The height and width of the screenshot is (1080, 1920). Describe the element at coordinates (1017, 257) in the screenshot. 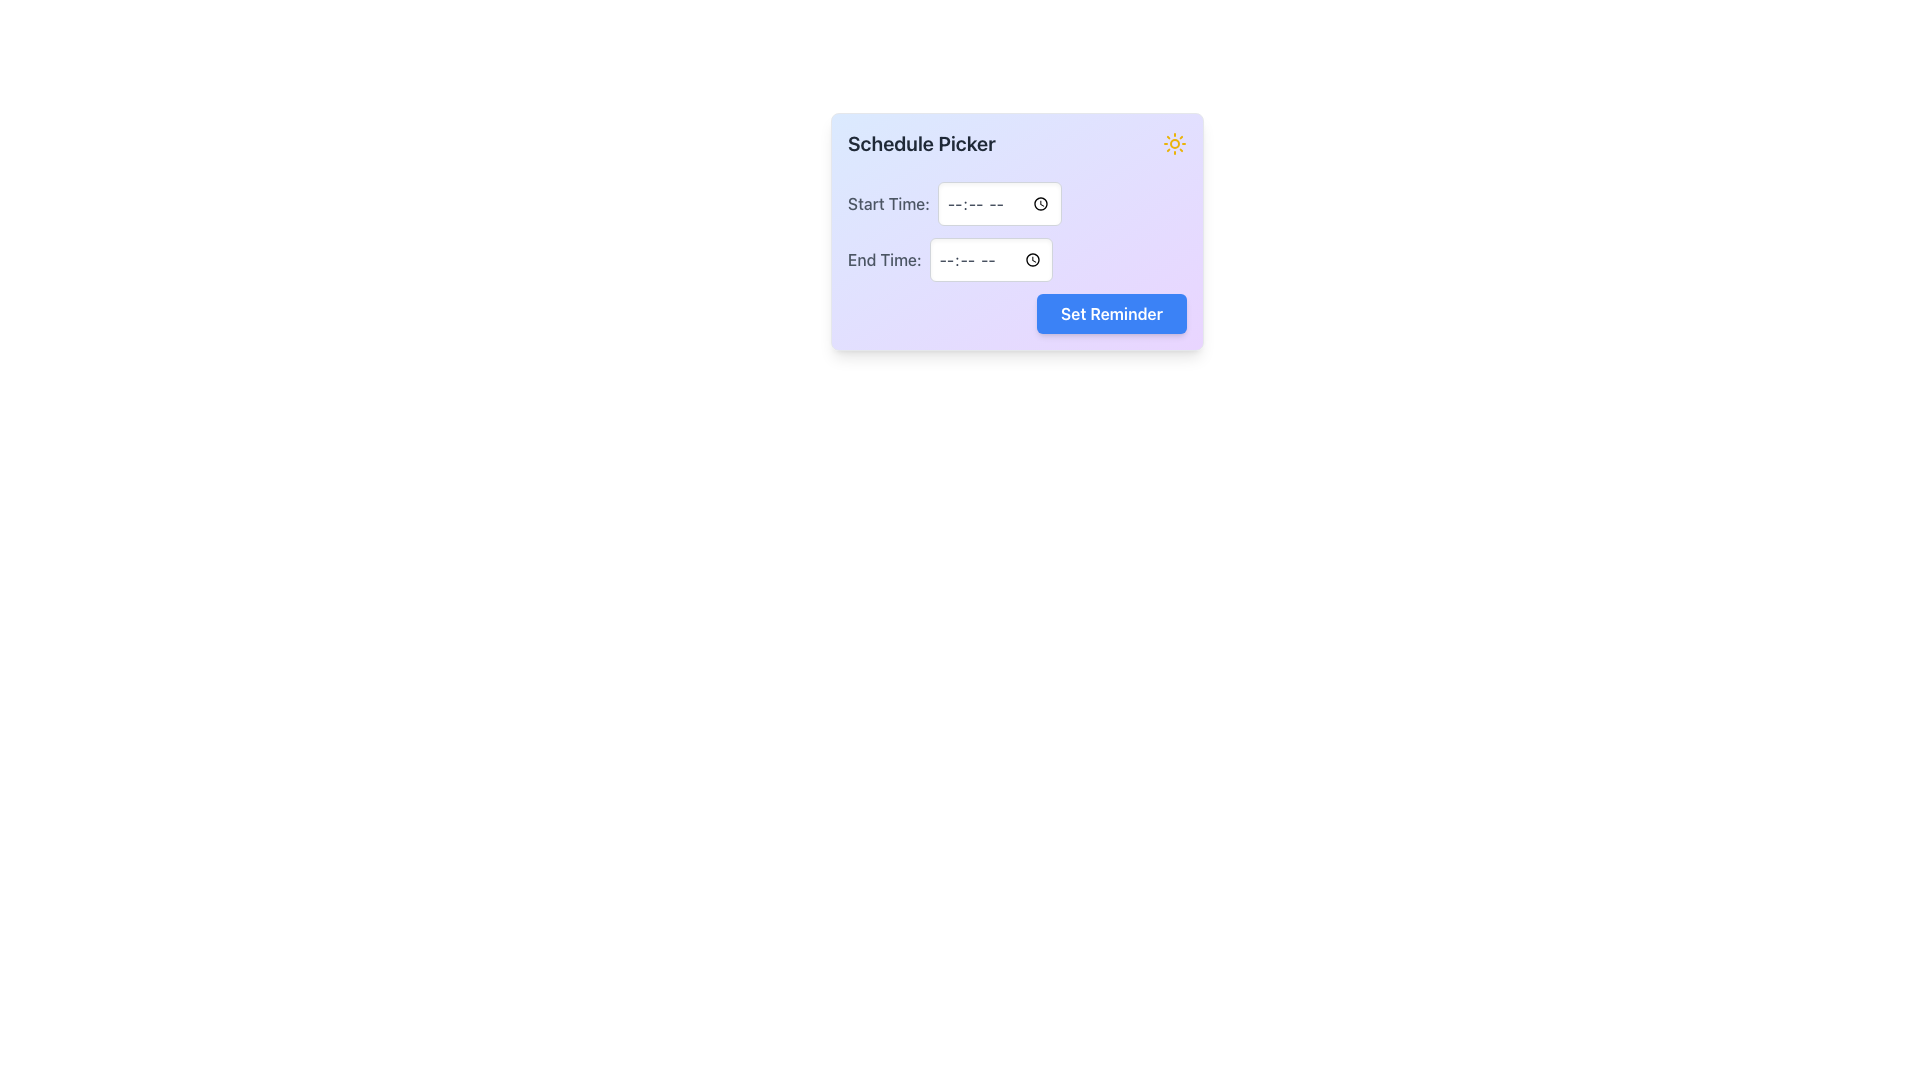

I see `the 'Start Time' or 'End Time' input fields in the Schedule Picker panel` at that location.